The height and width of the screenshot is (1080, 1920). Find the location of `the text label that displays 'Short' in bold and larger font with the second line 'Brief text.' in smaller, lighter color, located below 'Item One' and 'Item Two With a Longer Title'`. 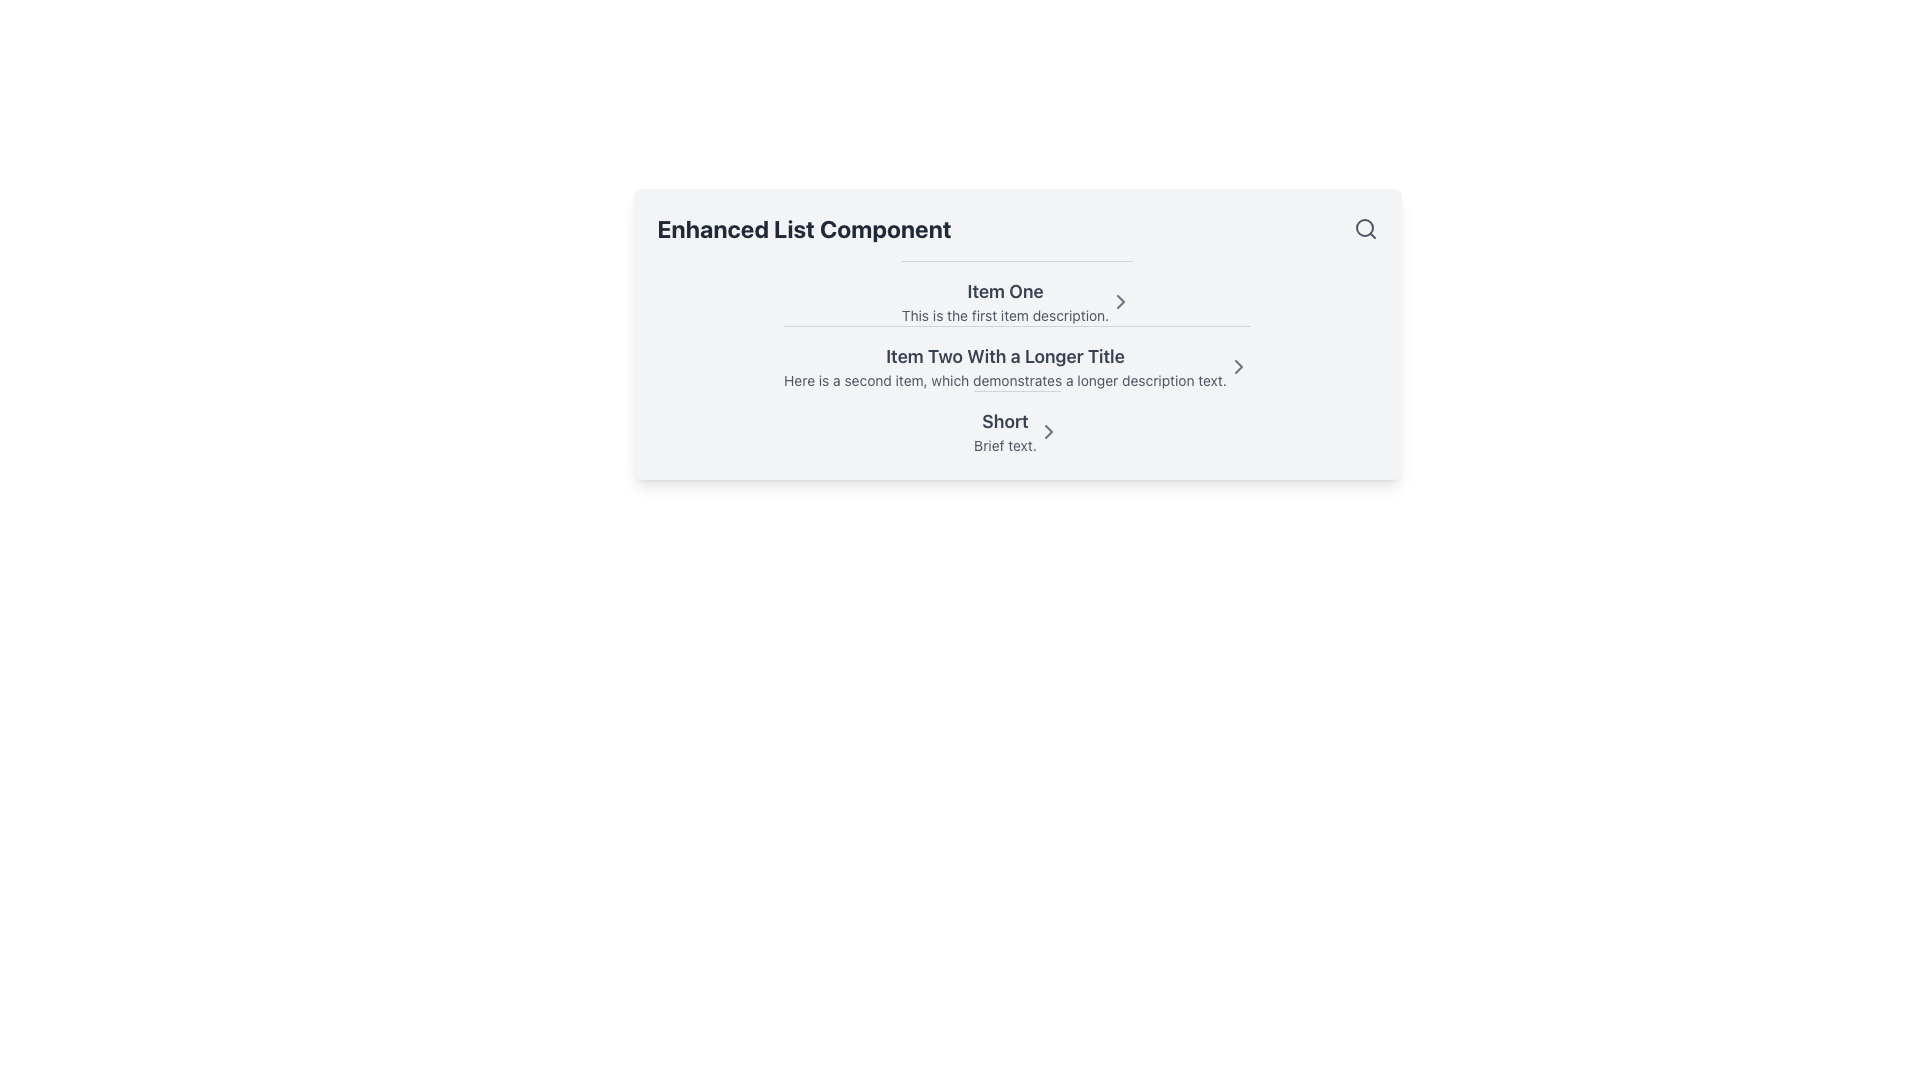

the text label that displays 'Short' in bold and larger font with the second line 'Brief text.' in smaller, lighter color, located below 'Item One' and 'Item Two With a Longer Title' is located at coordinates (1005, 431).